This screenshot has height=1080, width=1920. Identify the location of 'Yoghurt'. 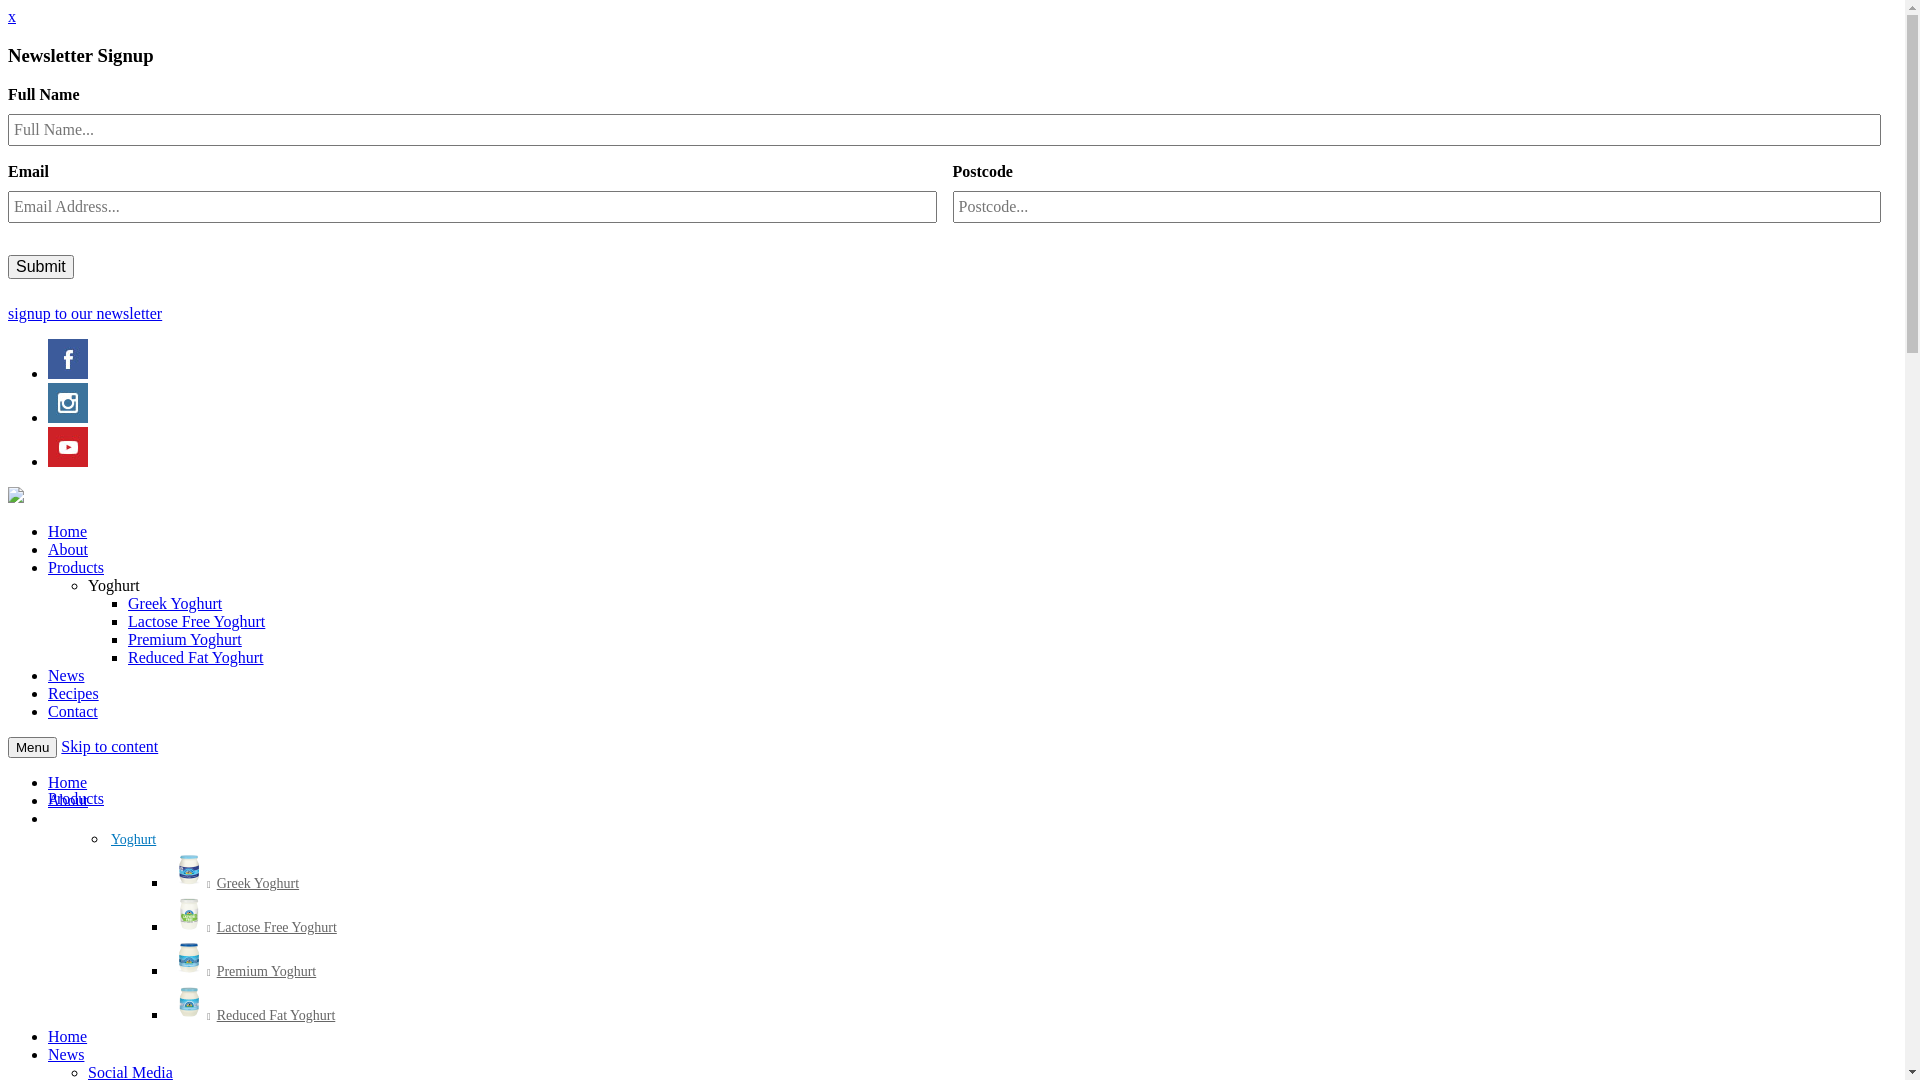
(113, 585).